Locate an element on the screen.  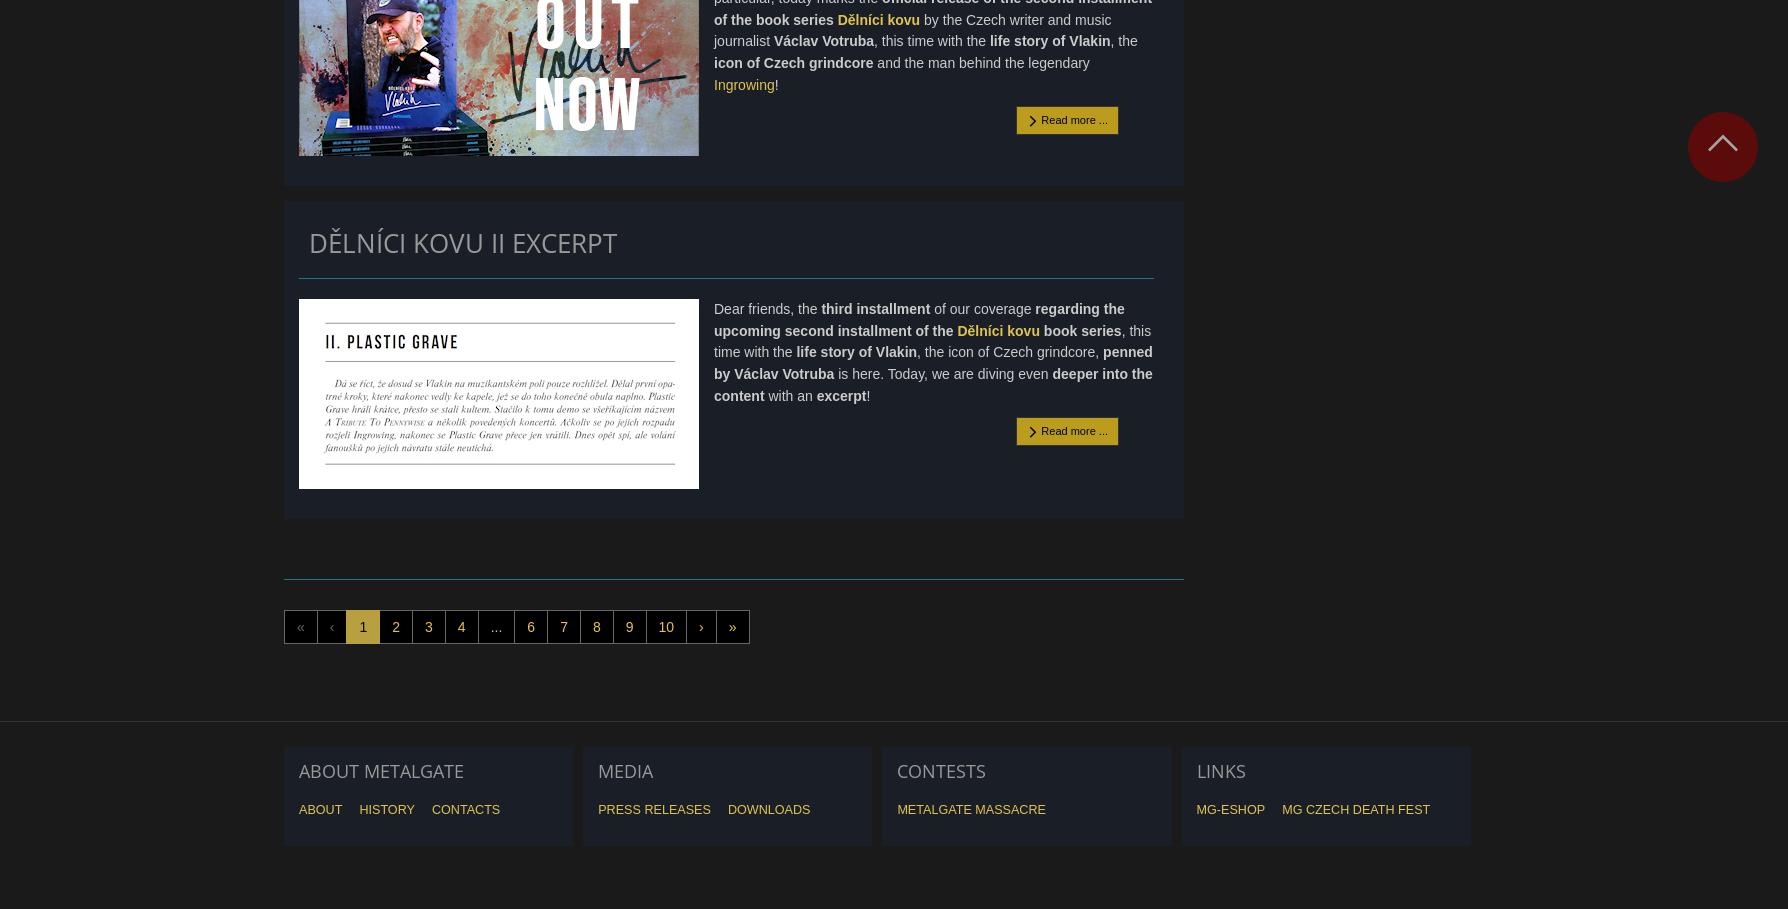
'MG Czech Death Fest' is located at coordinates (1356, 810).